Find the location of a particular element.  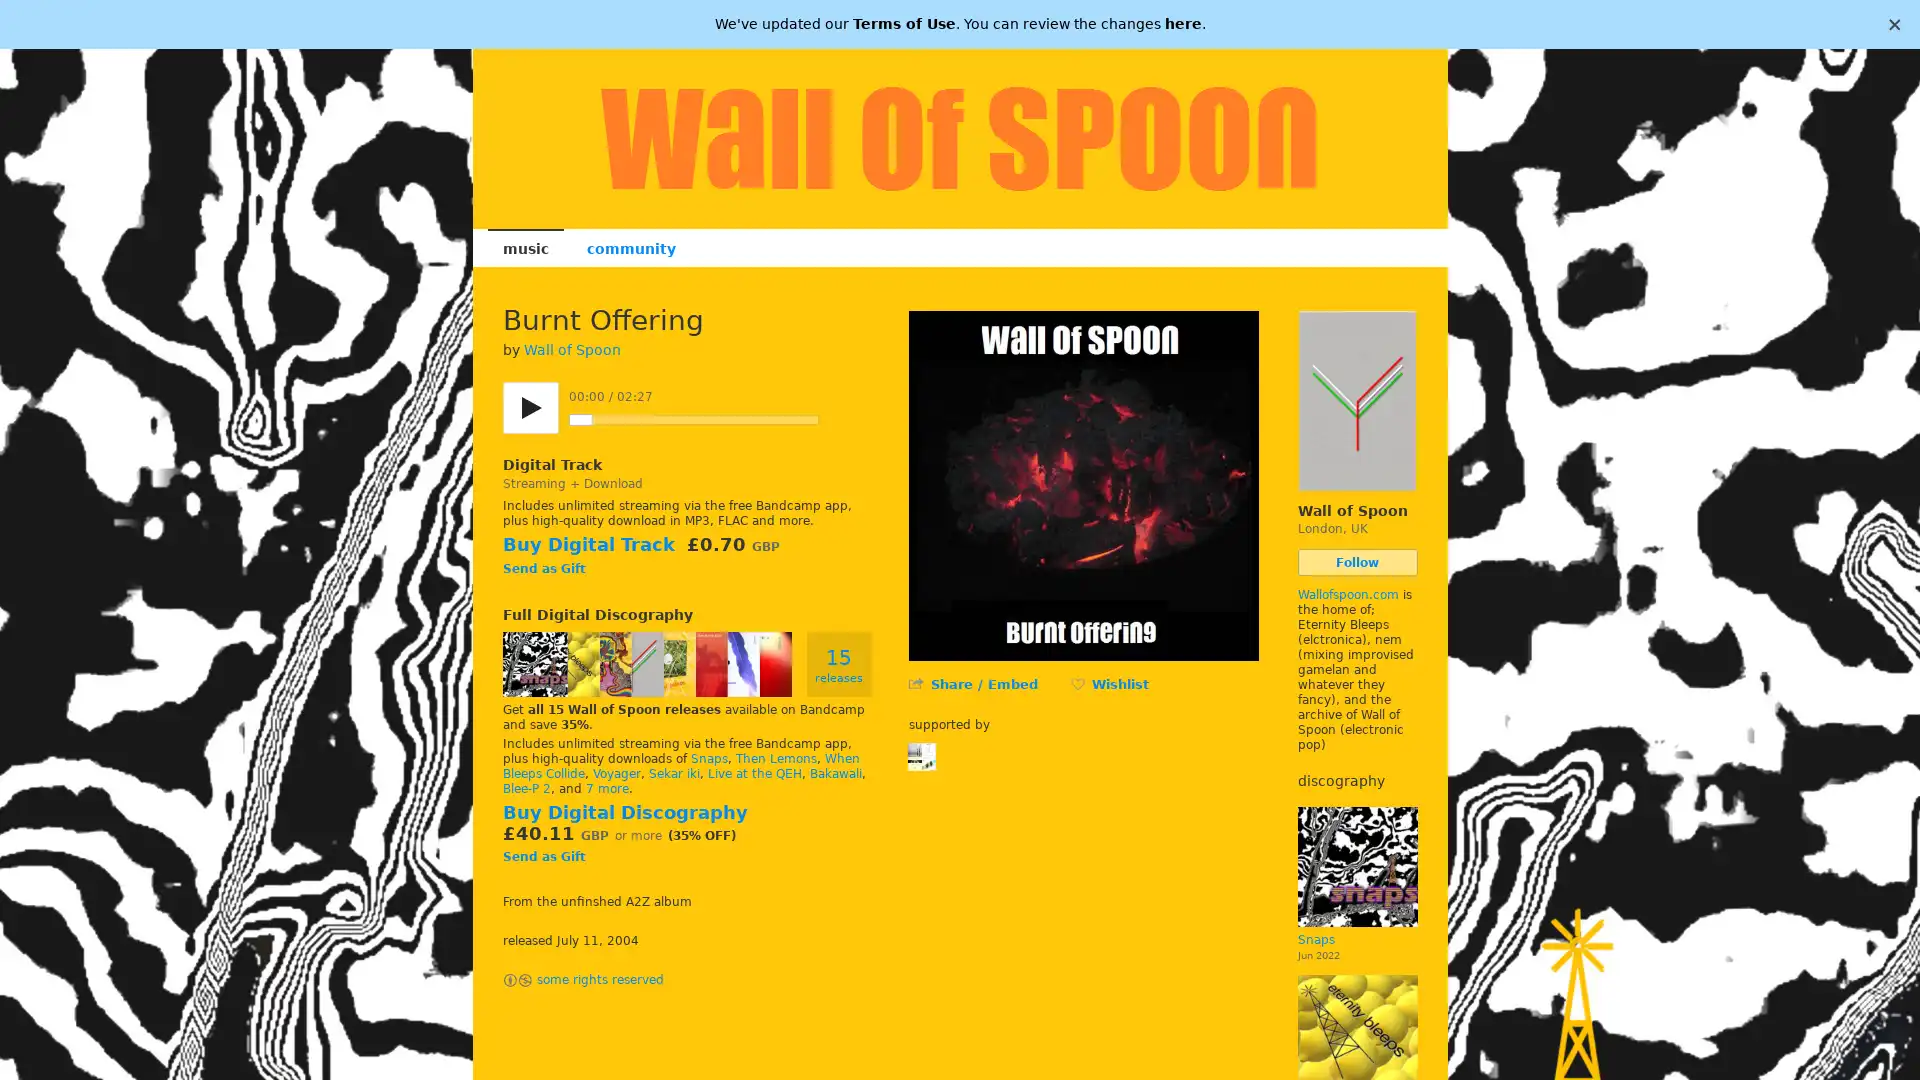

Send as Gift is located at coordinates (543, 855).